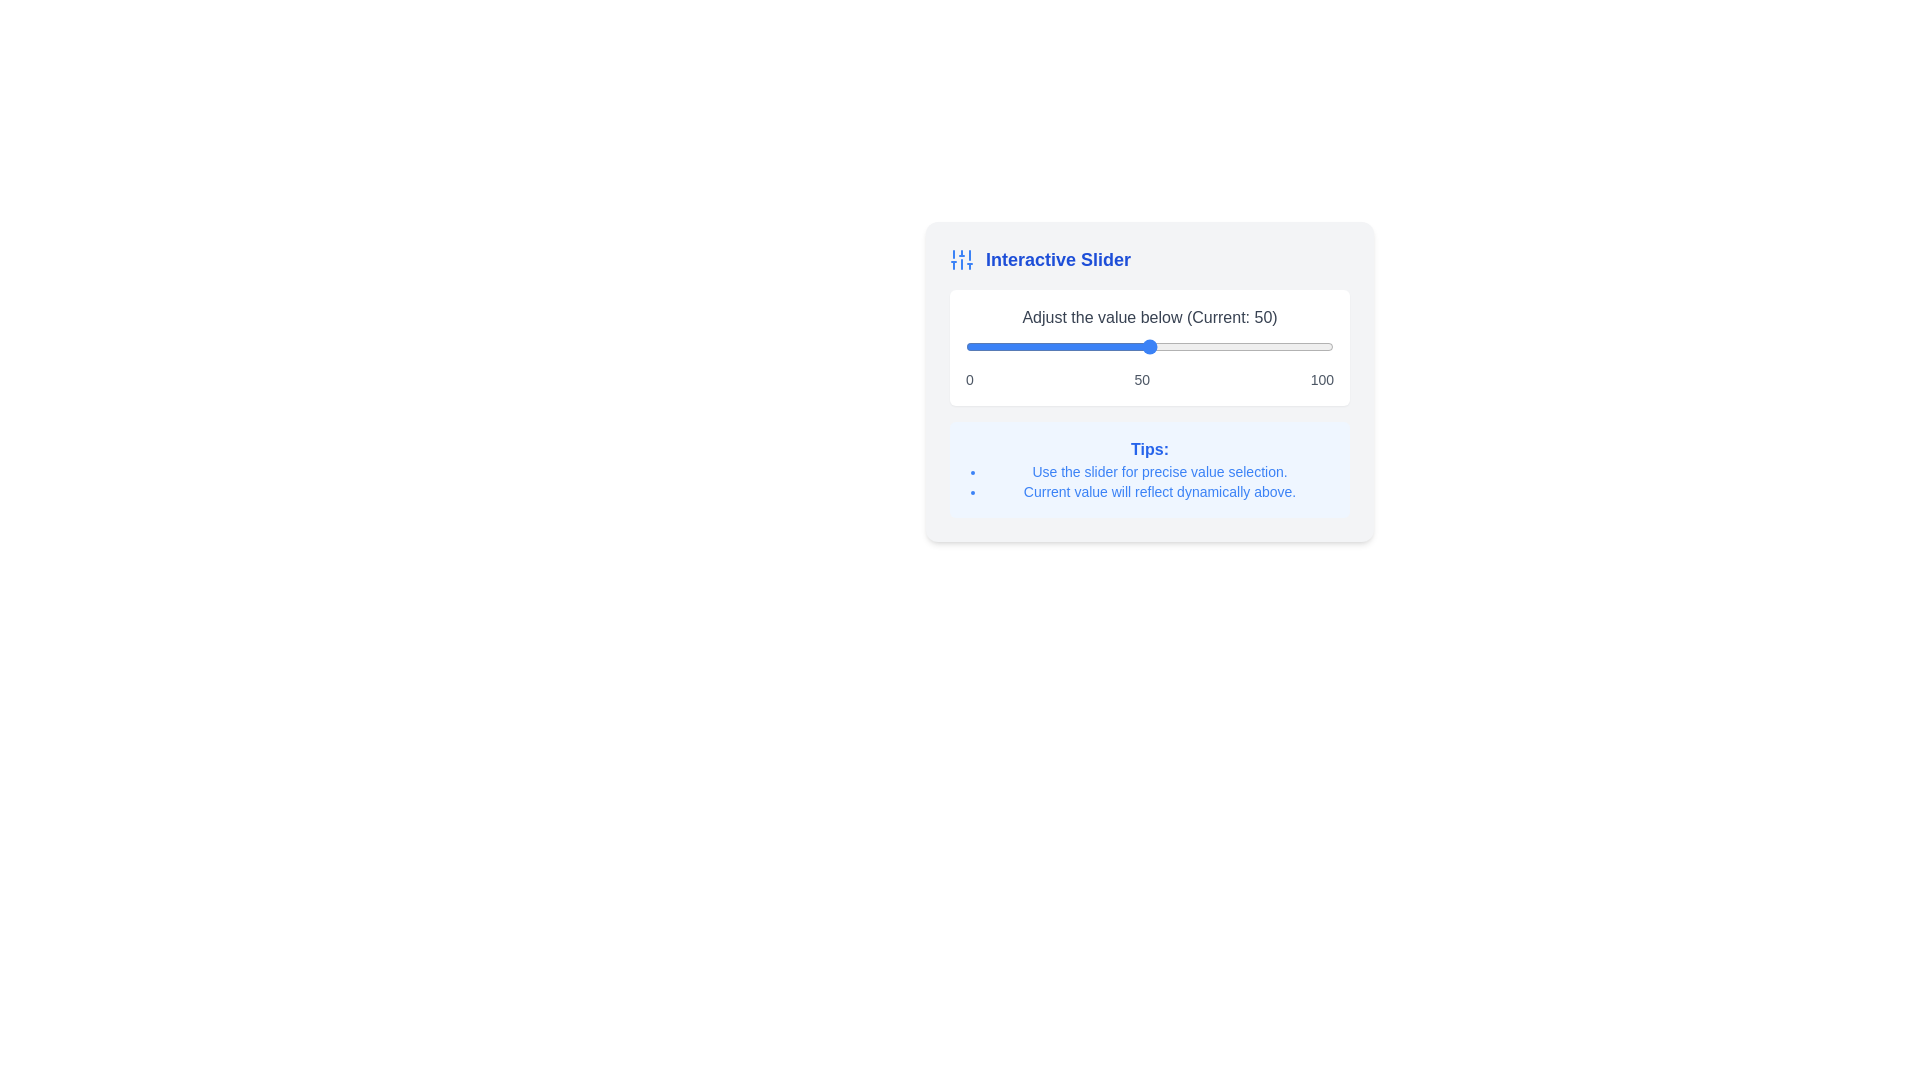  What do you see at coordinates (1244, 346) in the screenshot?
I see `the slider value` at bounding box center [1244, 346].